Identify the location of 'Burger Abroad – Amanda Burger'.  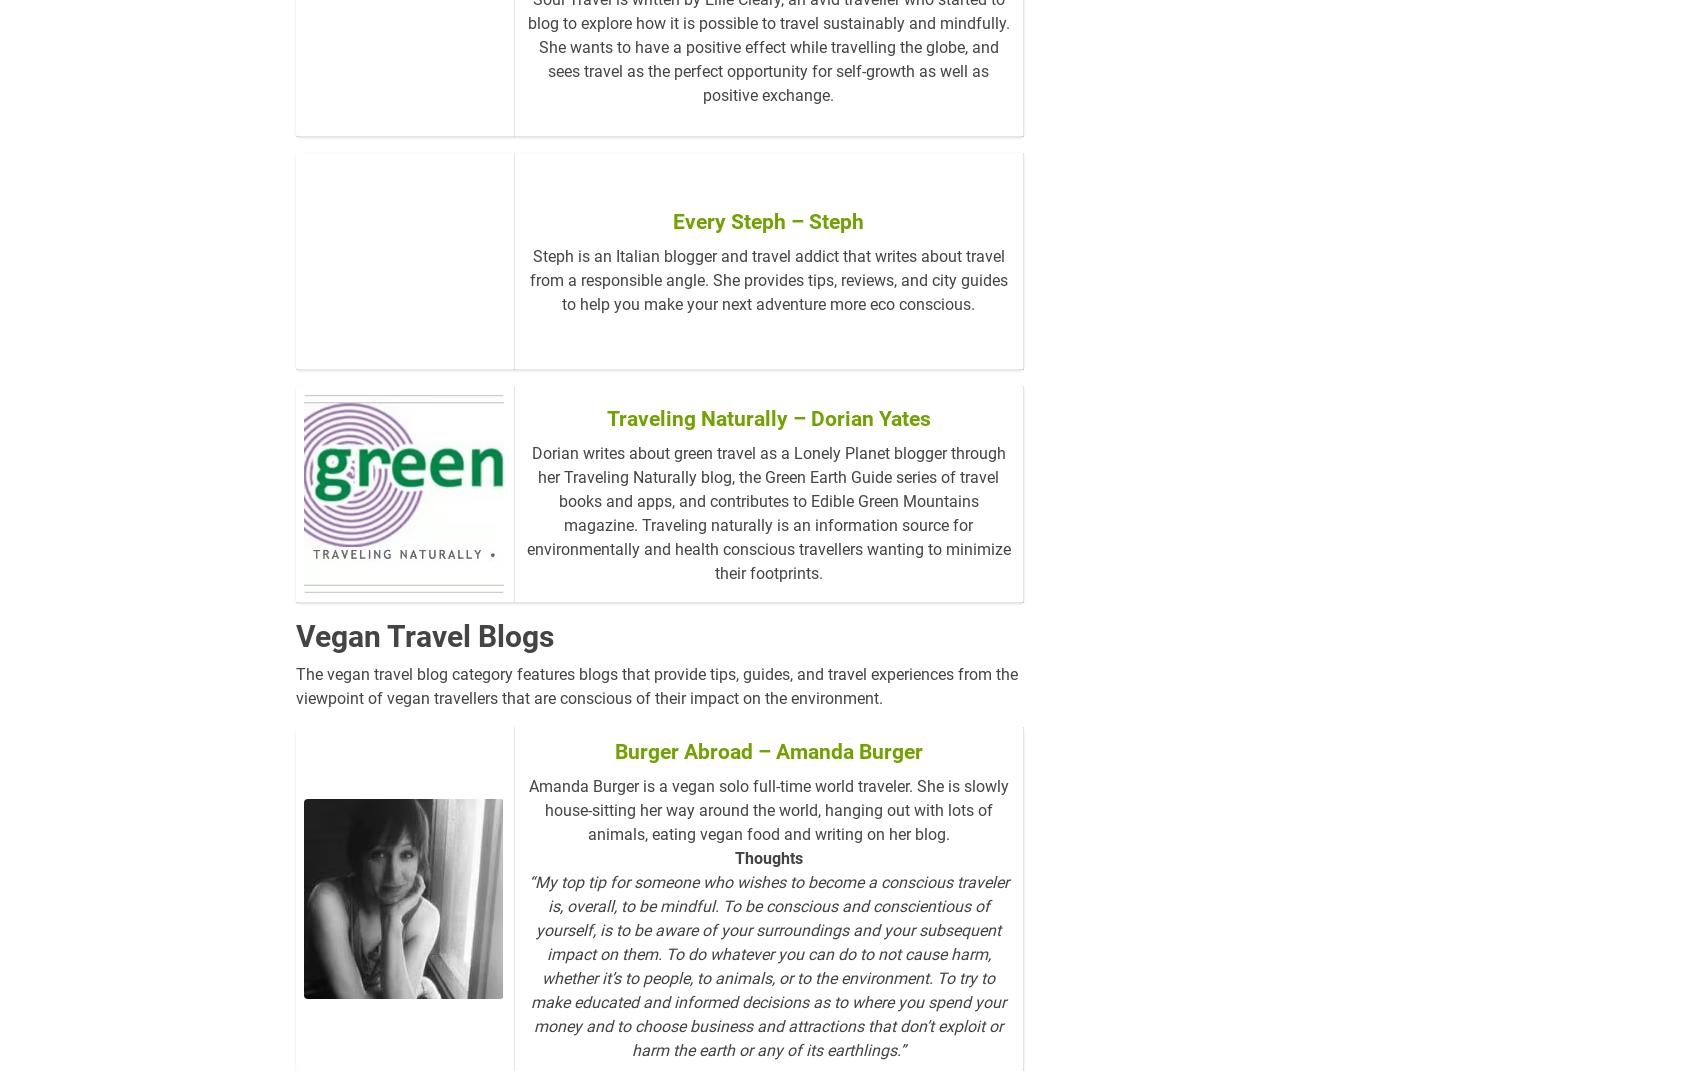
(589, 782).